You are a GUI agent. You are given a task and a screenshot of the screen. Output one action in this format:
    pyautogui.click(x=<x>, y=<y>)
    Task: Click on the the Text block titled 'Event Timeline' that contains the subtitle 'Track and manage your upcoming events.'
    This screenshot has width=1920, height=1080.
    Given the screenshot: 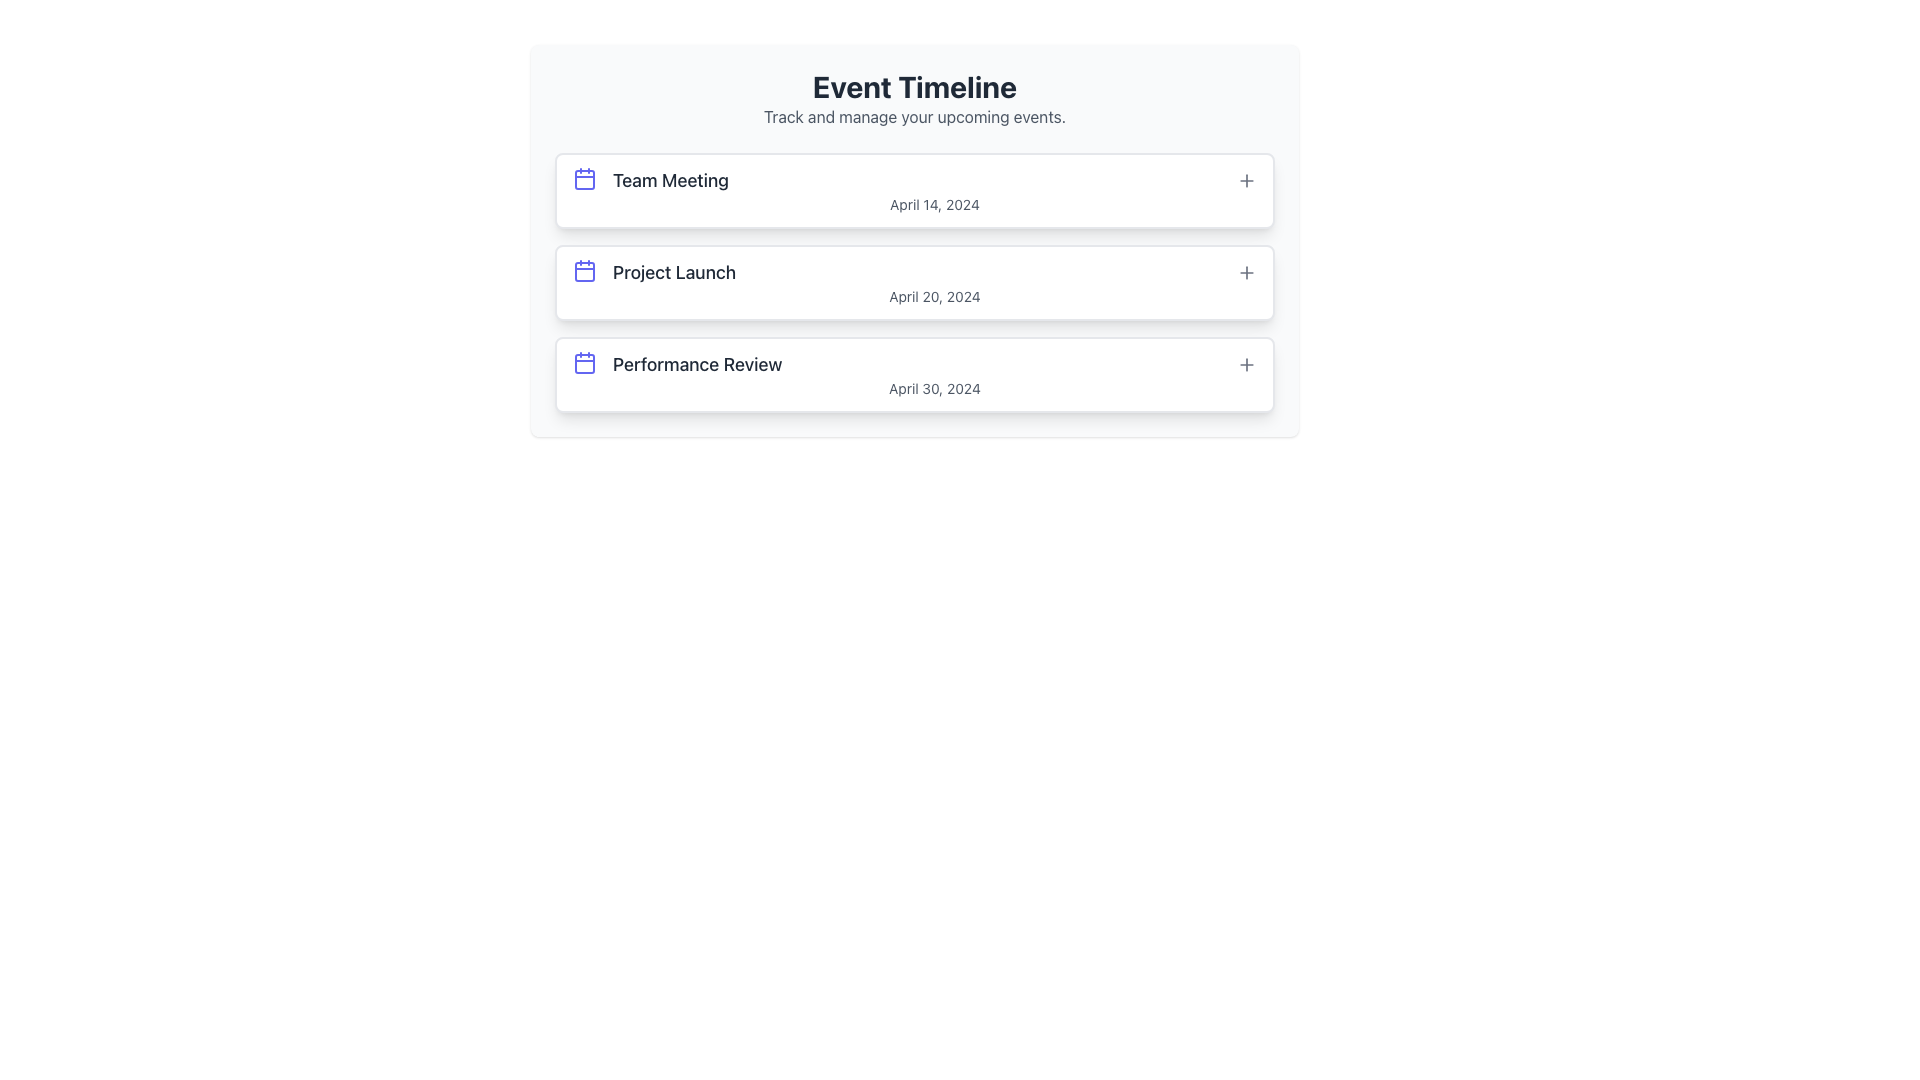 What is the action you would take?
    pyautogui.click(x=914, y=99)
    